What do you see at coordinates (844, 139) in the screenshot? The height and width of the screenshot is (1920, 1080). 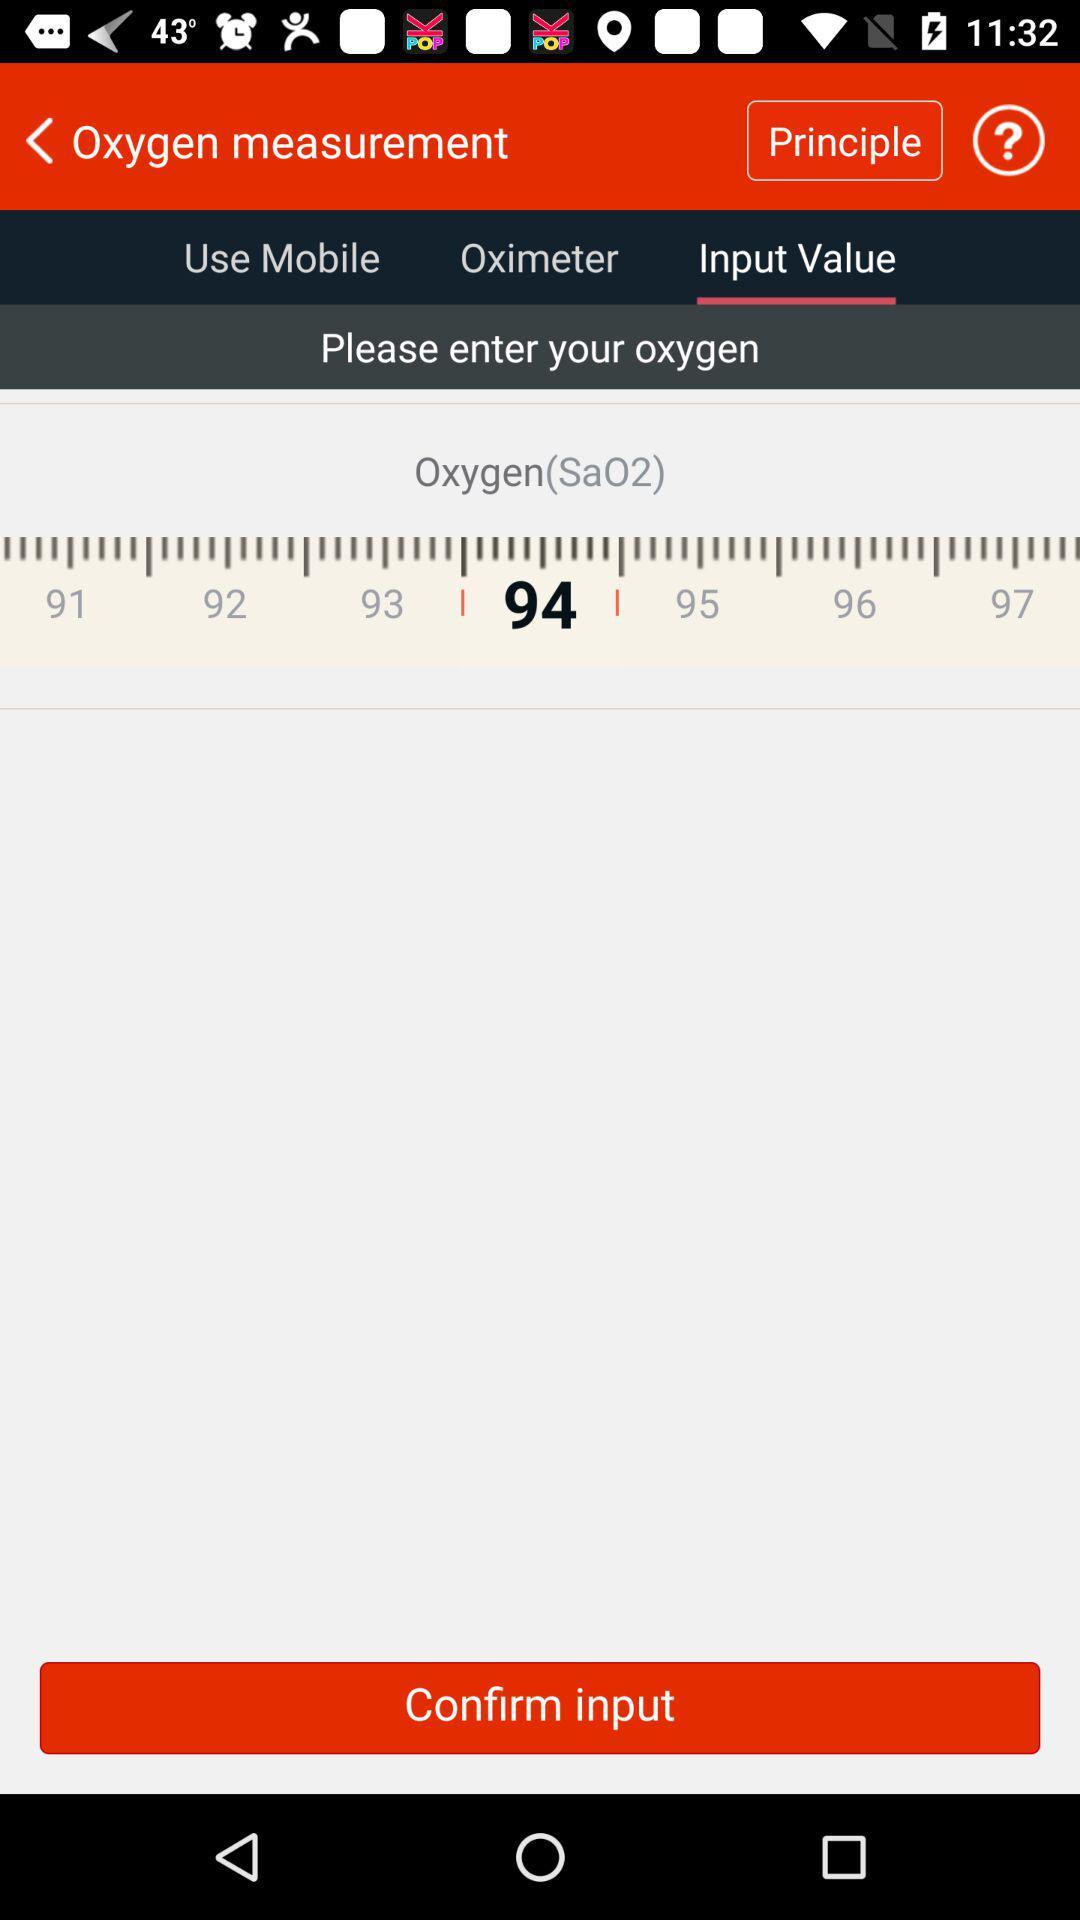 I see `principle icon` at bounding box center [844, 139].